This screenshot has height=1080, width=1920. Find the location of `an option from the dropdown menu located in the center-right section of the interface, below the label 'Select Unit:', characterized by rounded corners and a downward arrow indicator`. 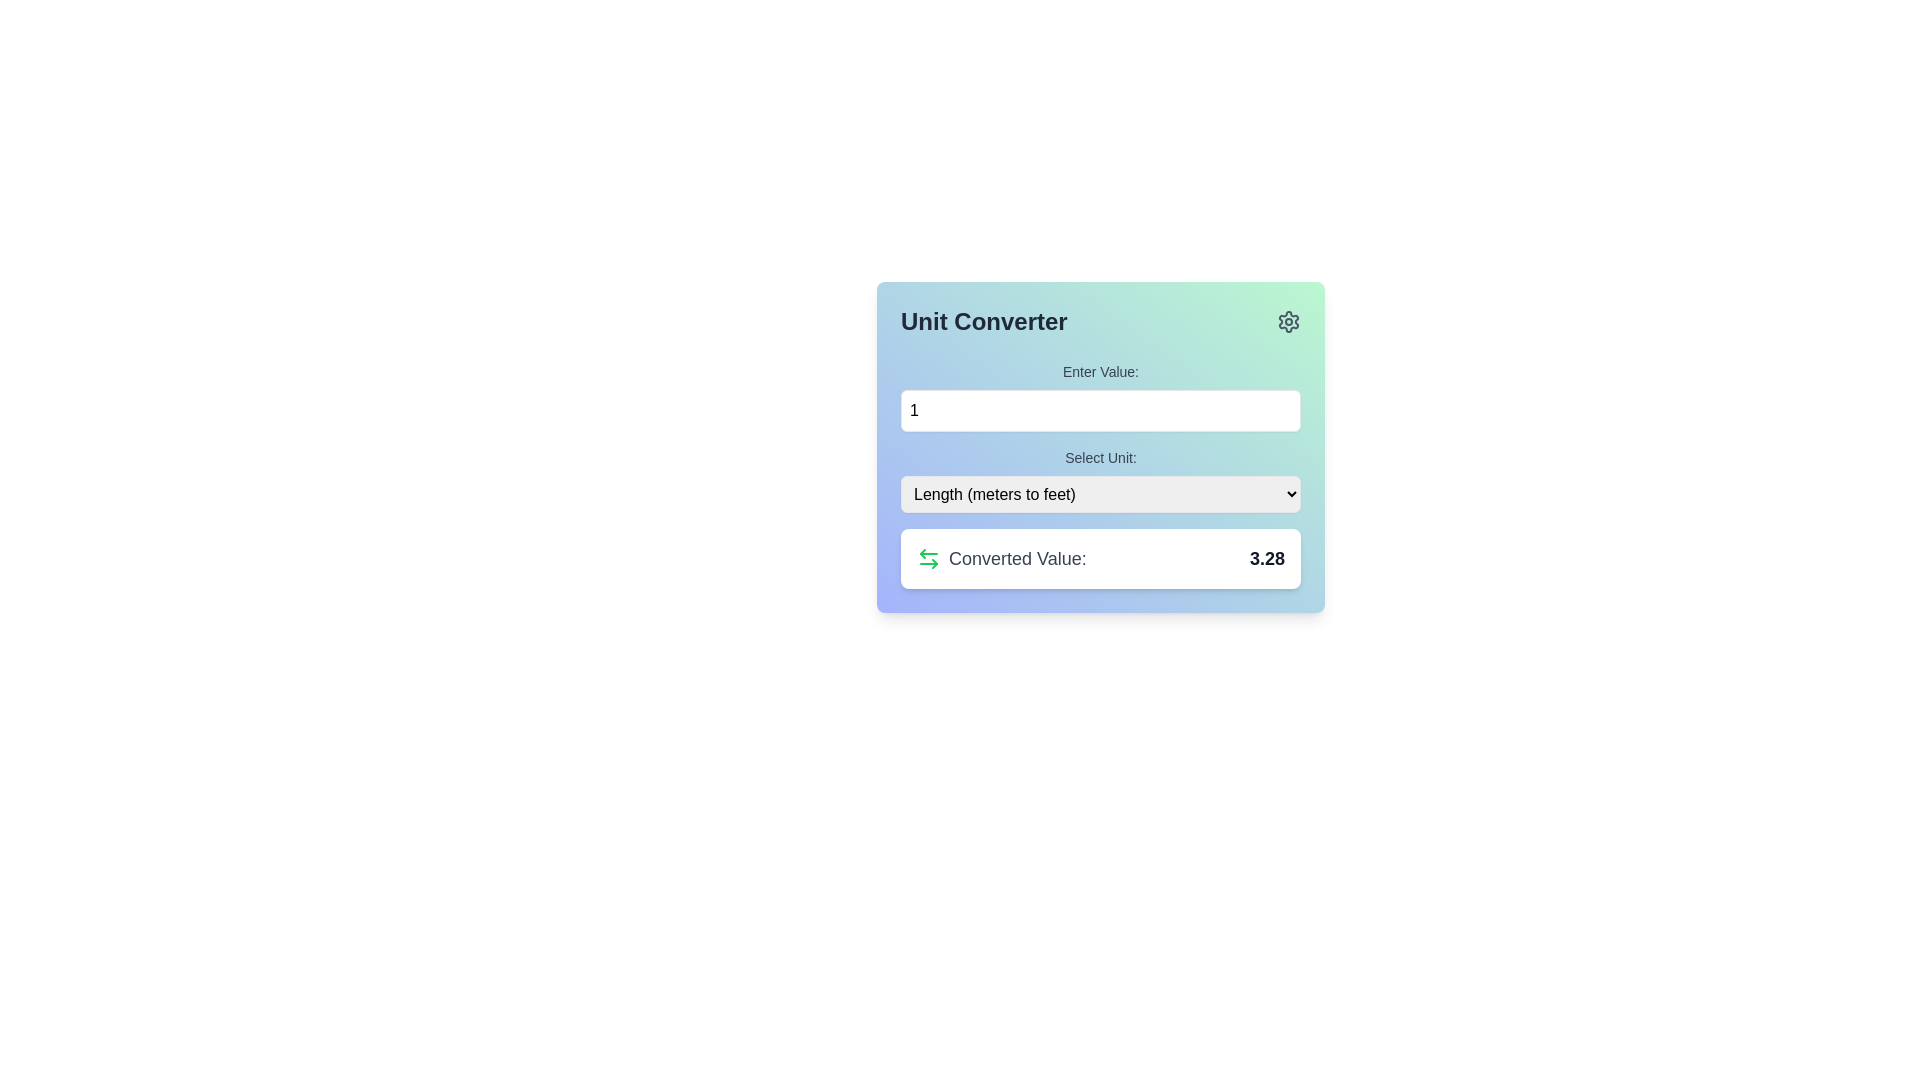

an option from the dropdown menu located in the center-right section of the interface, below the label 'Select Unit:', characterized by rounded corners and a downward arrow indicator is located at coordinates (1099, 493).